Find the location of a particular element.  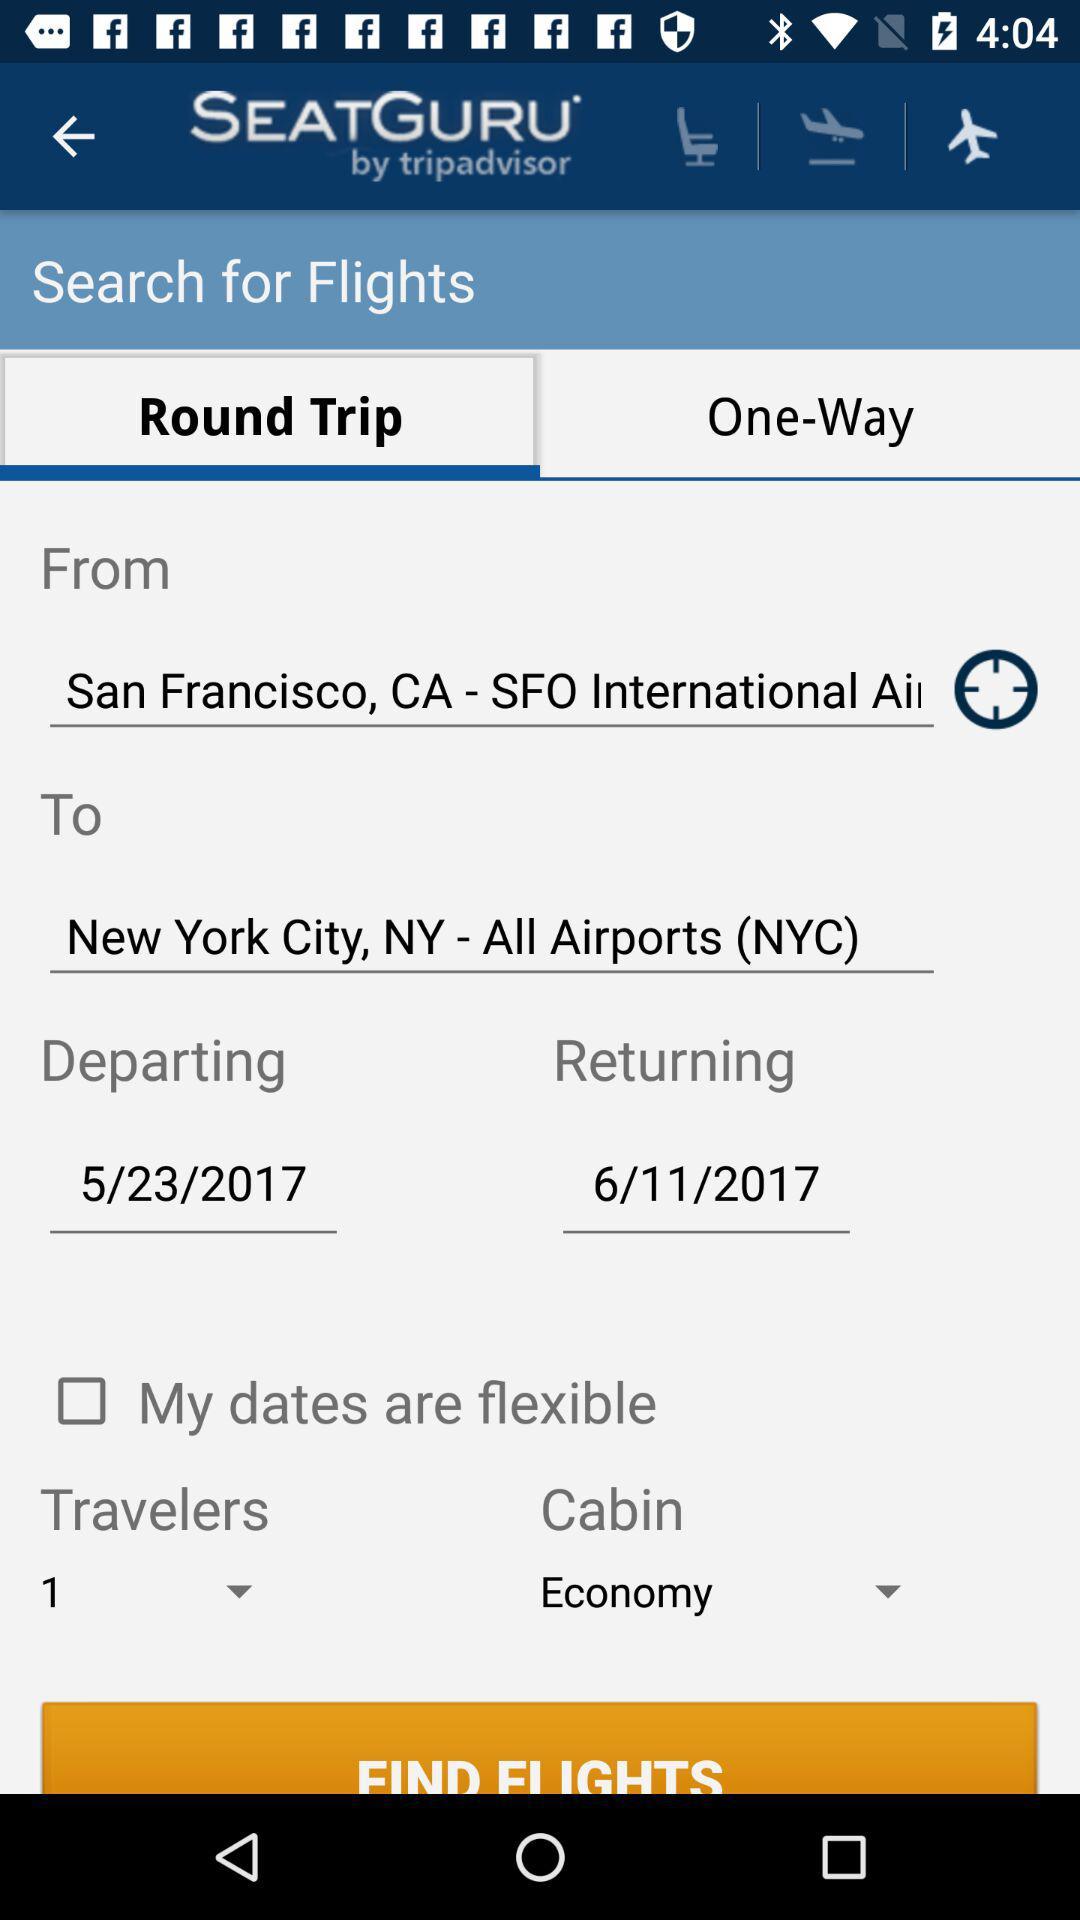

the new york city is located at coordinates (492, 934).